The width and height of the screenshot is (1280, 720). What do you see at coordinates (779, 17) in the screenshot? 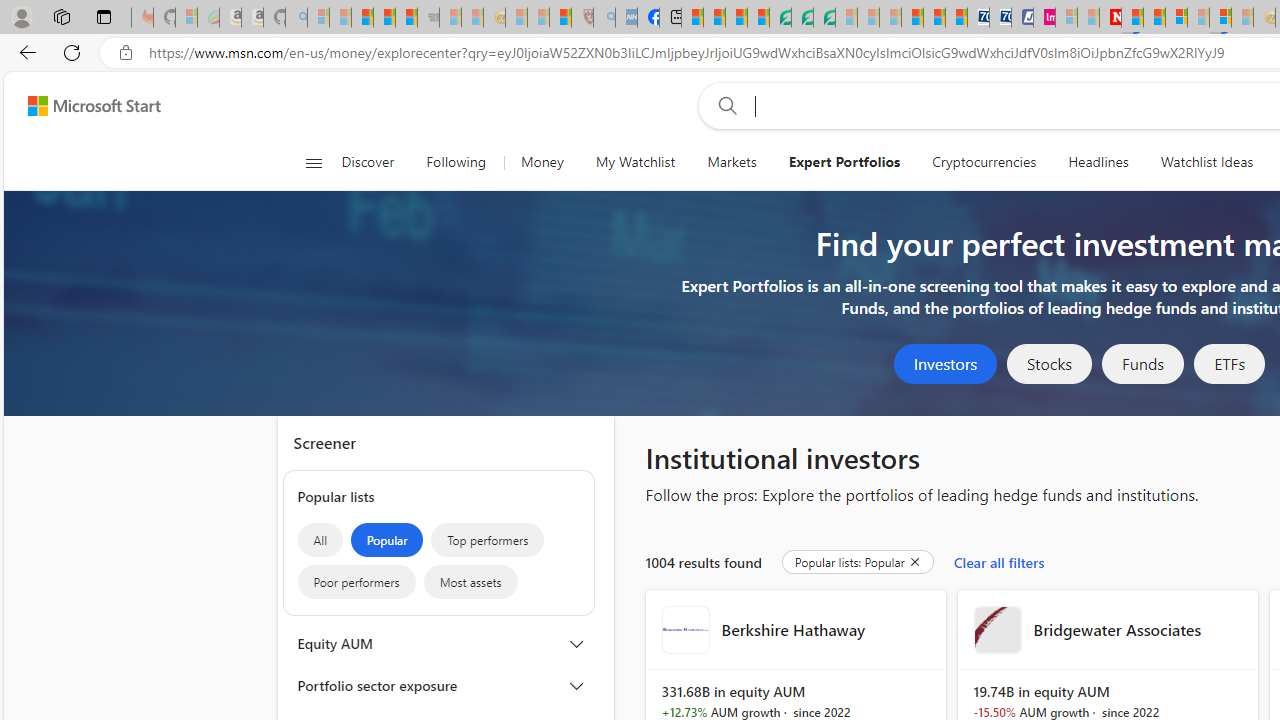
I see `'LendingTree - Compare Lenders'` at bounding box center [779, 17].